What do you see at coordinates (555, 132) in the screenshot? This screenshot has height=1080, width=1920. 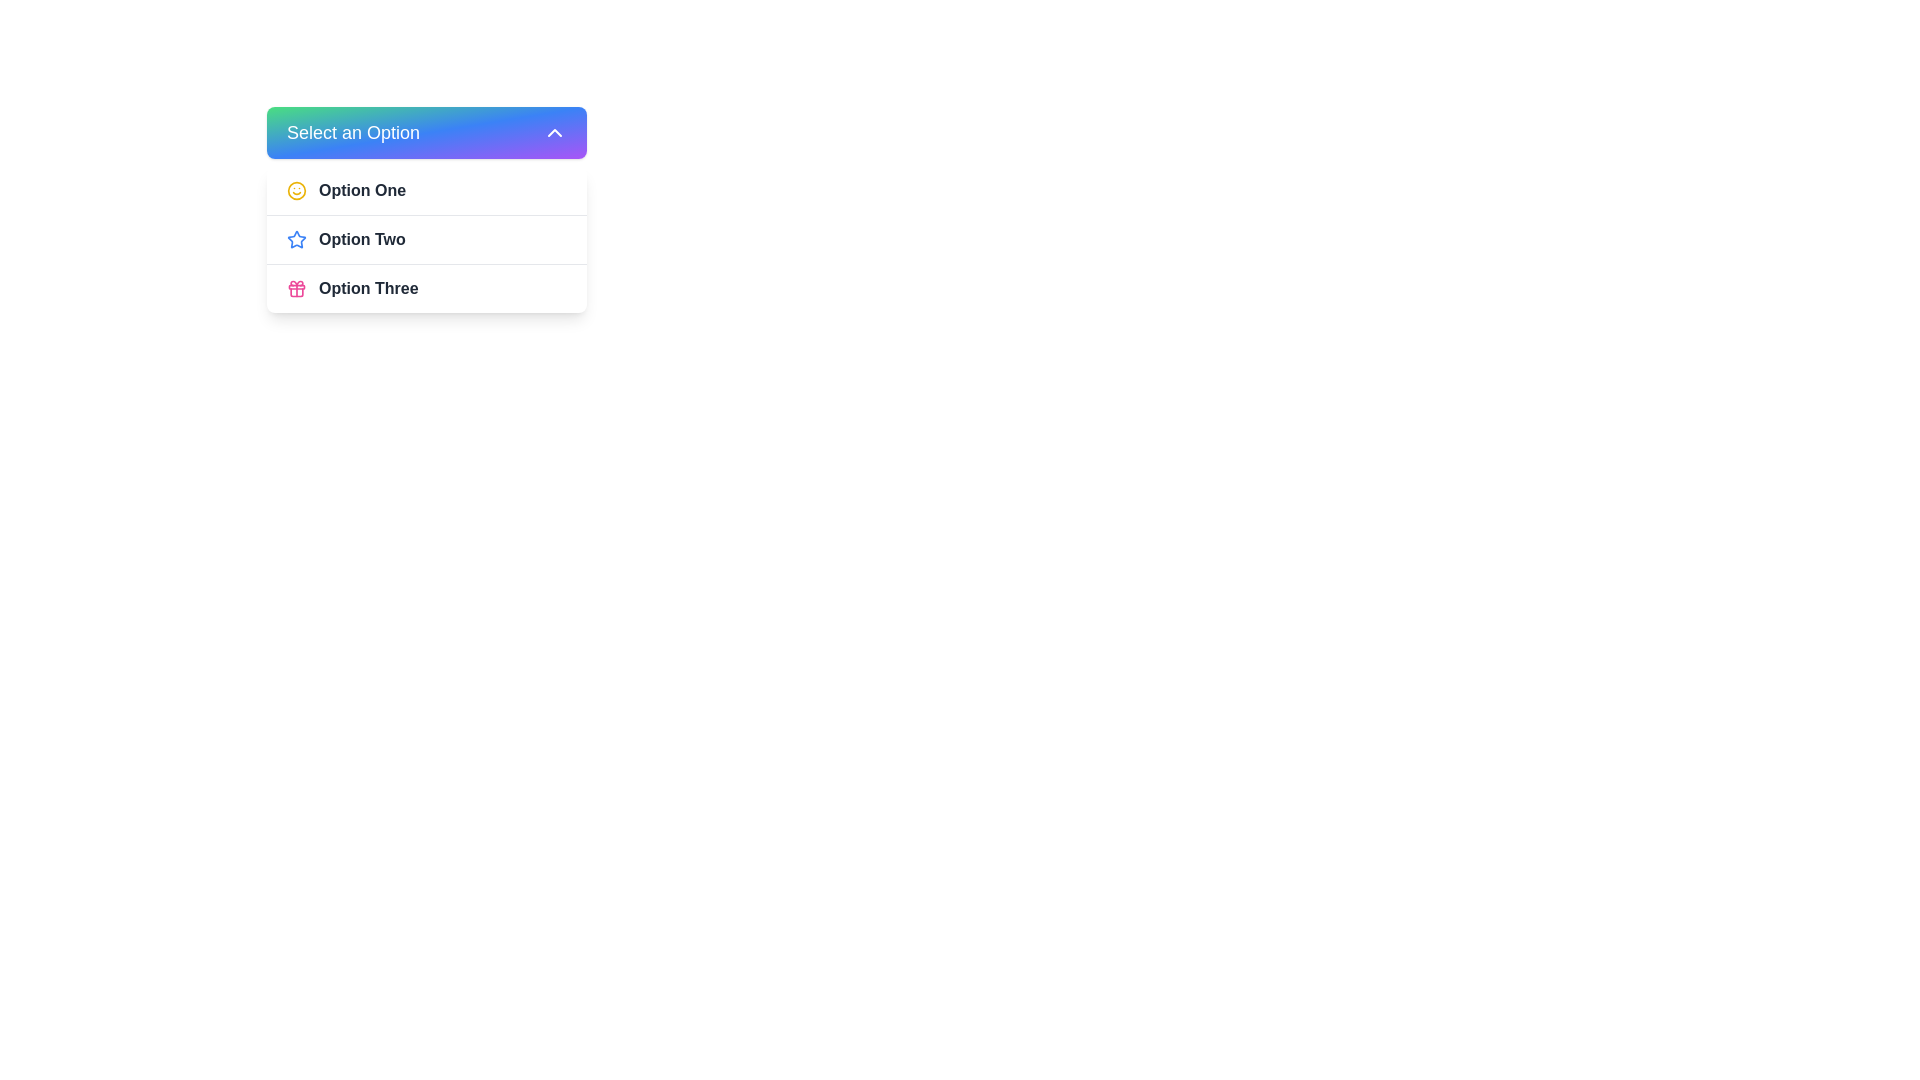 I see `the Chevron-Up Arrow icon located in the top-right corner of the 'Select an Option' button to interact with the dropdown menu` at bounding box center [555, 132].